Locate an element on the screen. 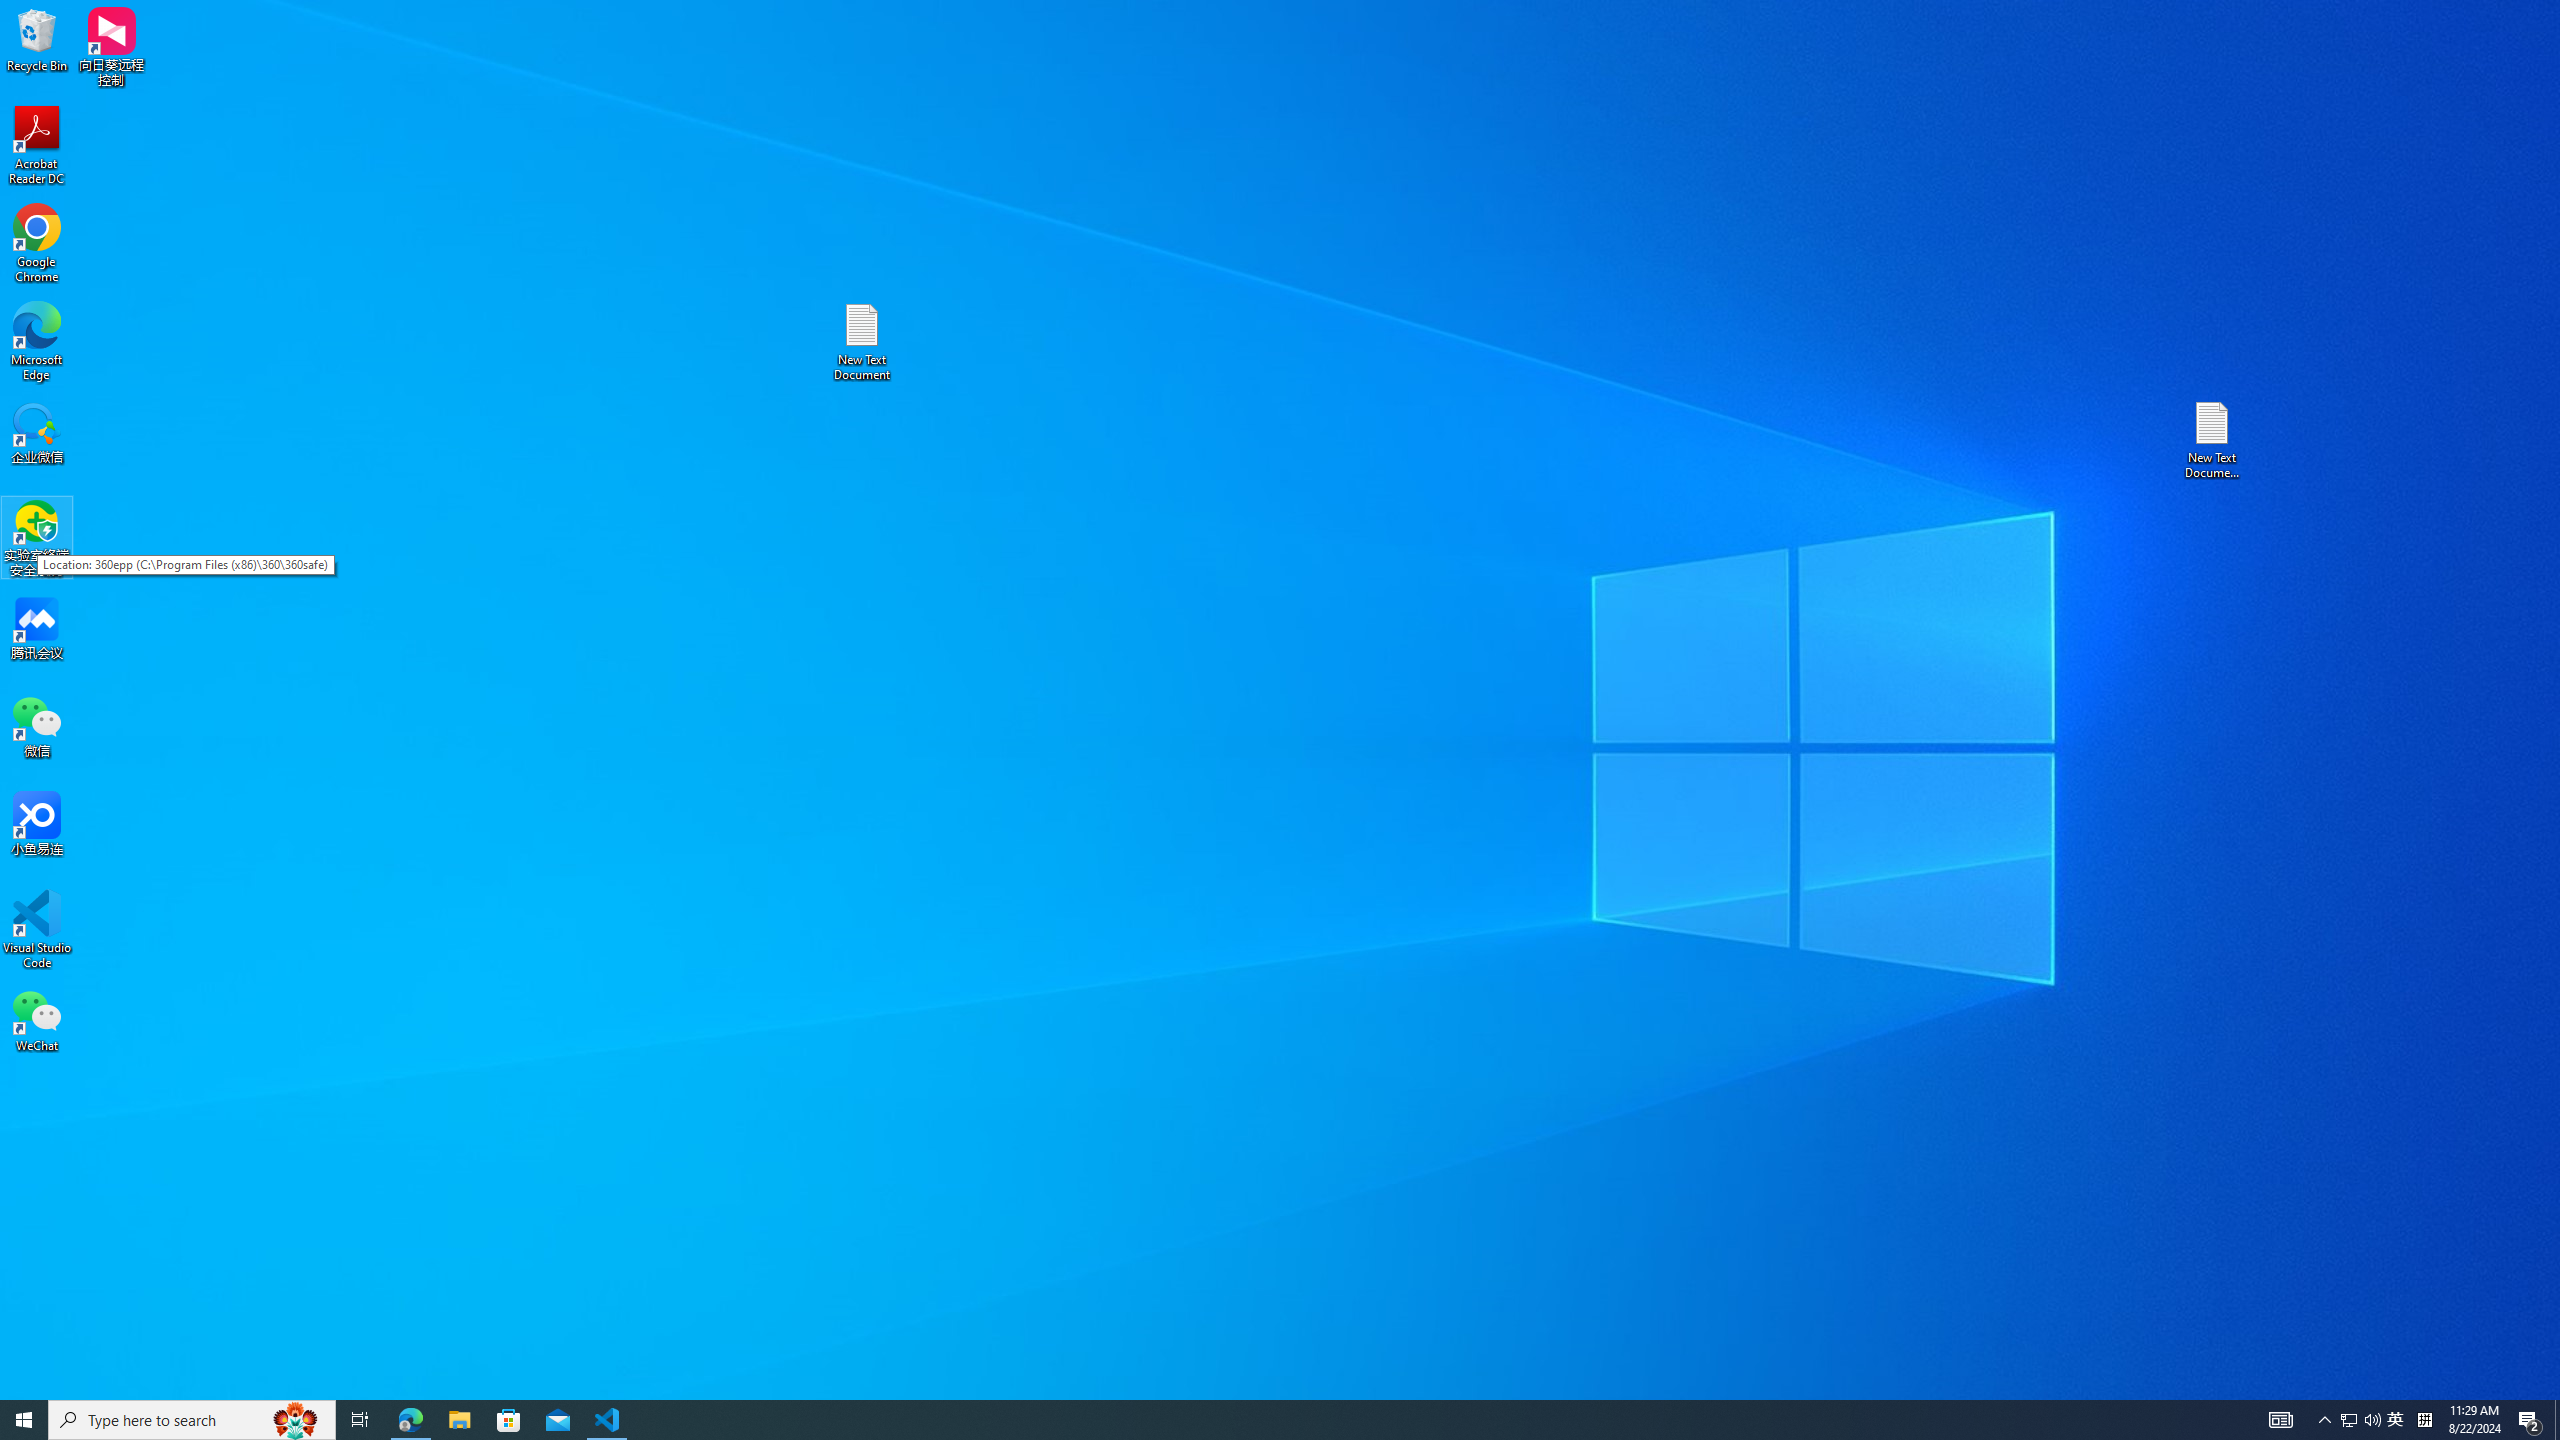  'Tray Input Indicator - Chinese (Simplified, China)' is located at coordinates (2424, 1418).